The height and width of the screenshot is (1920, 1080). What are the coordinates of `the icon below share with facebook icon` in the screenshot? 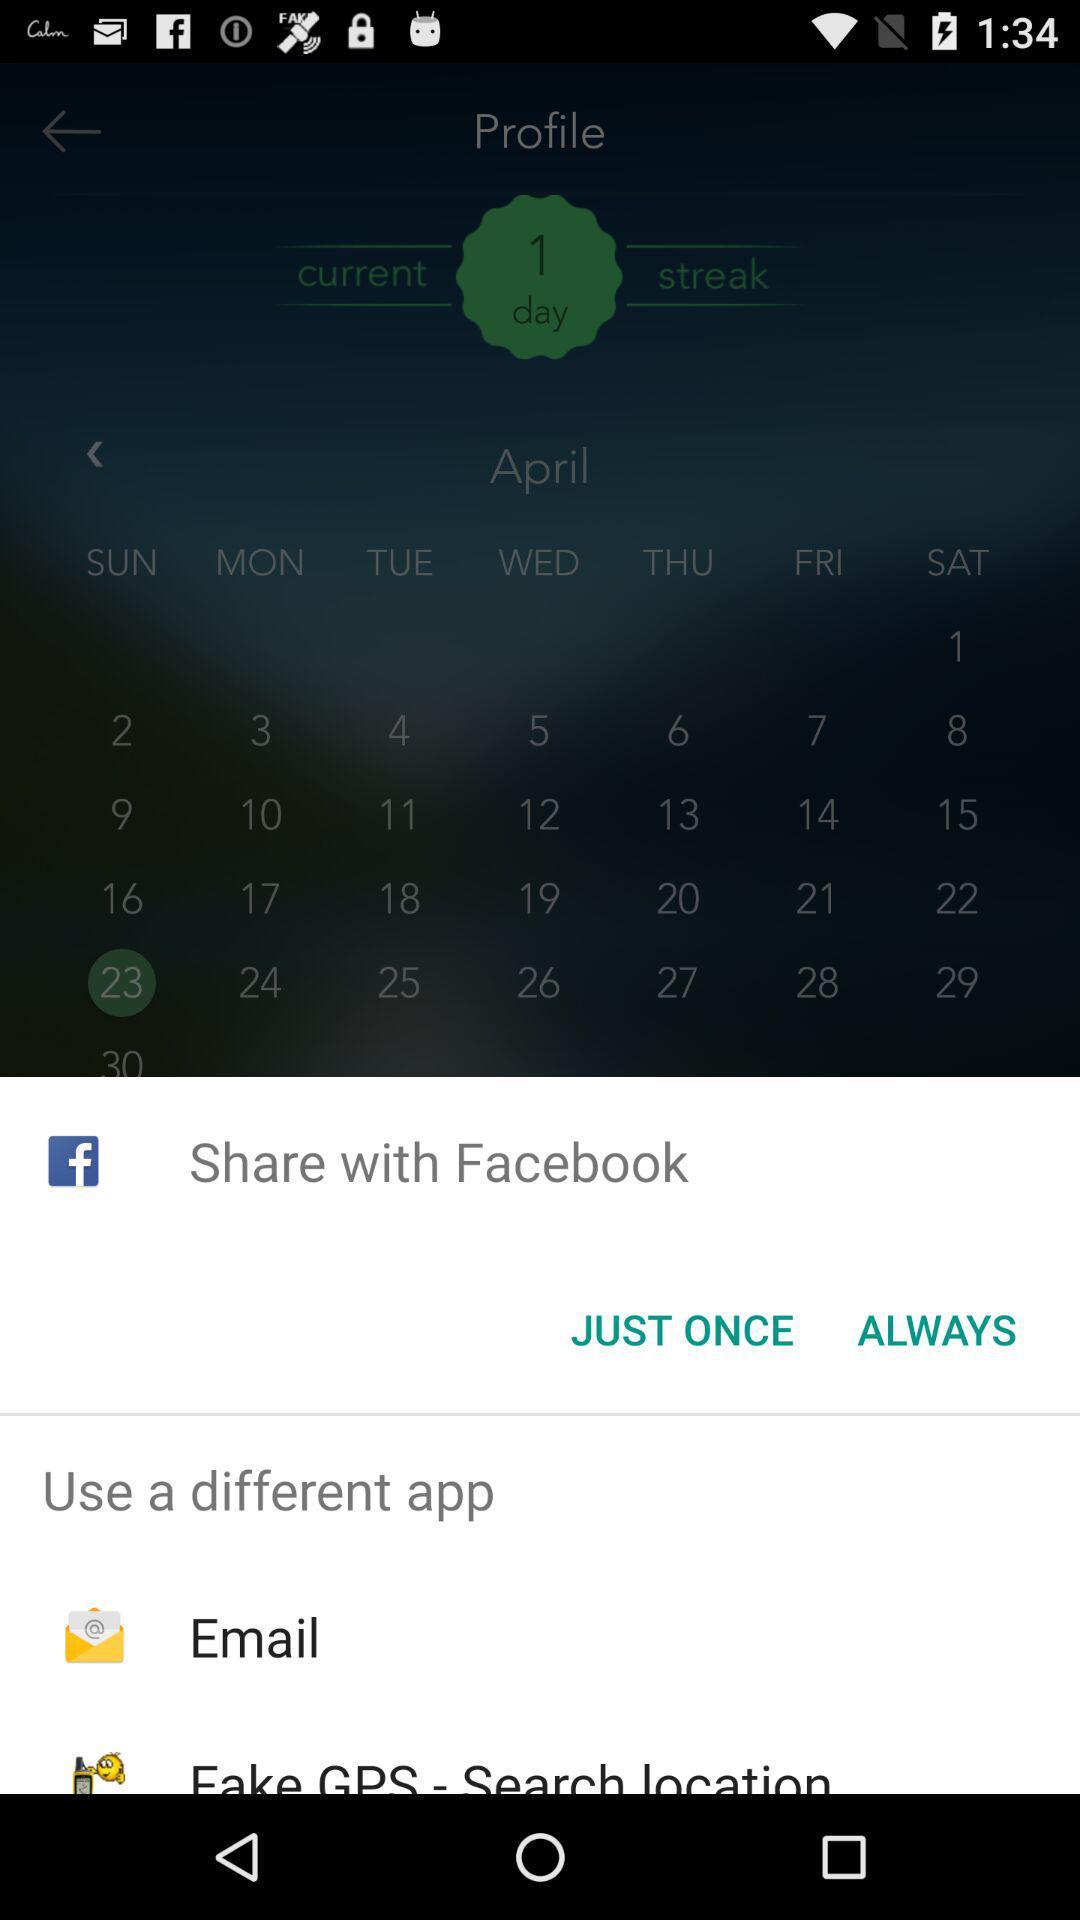 It's located at (937, 1329).